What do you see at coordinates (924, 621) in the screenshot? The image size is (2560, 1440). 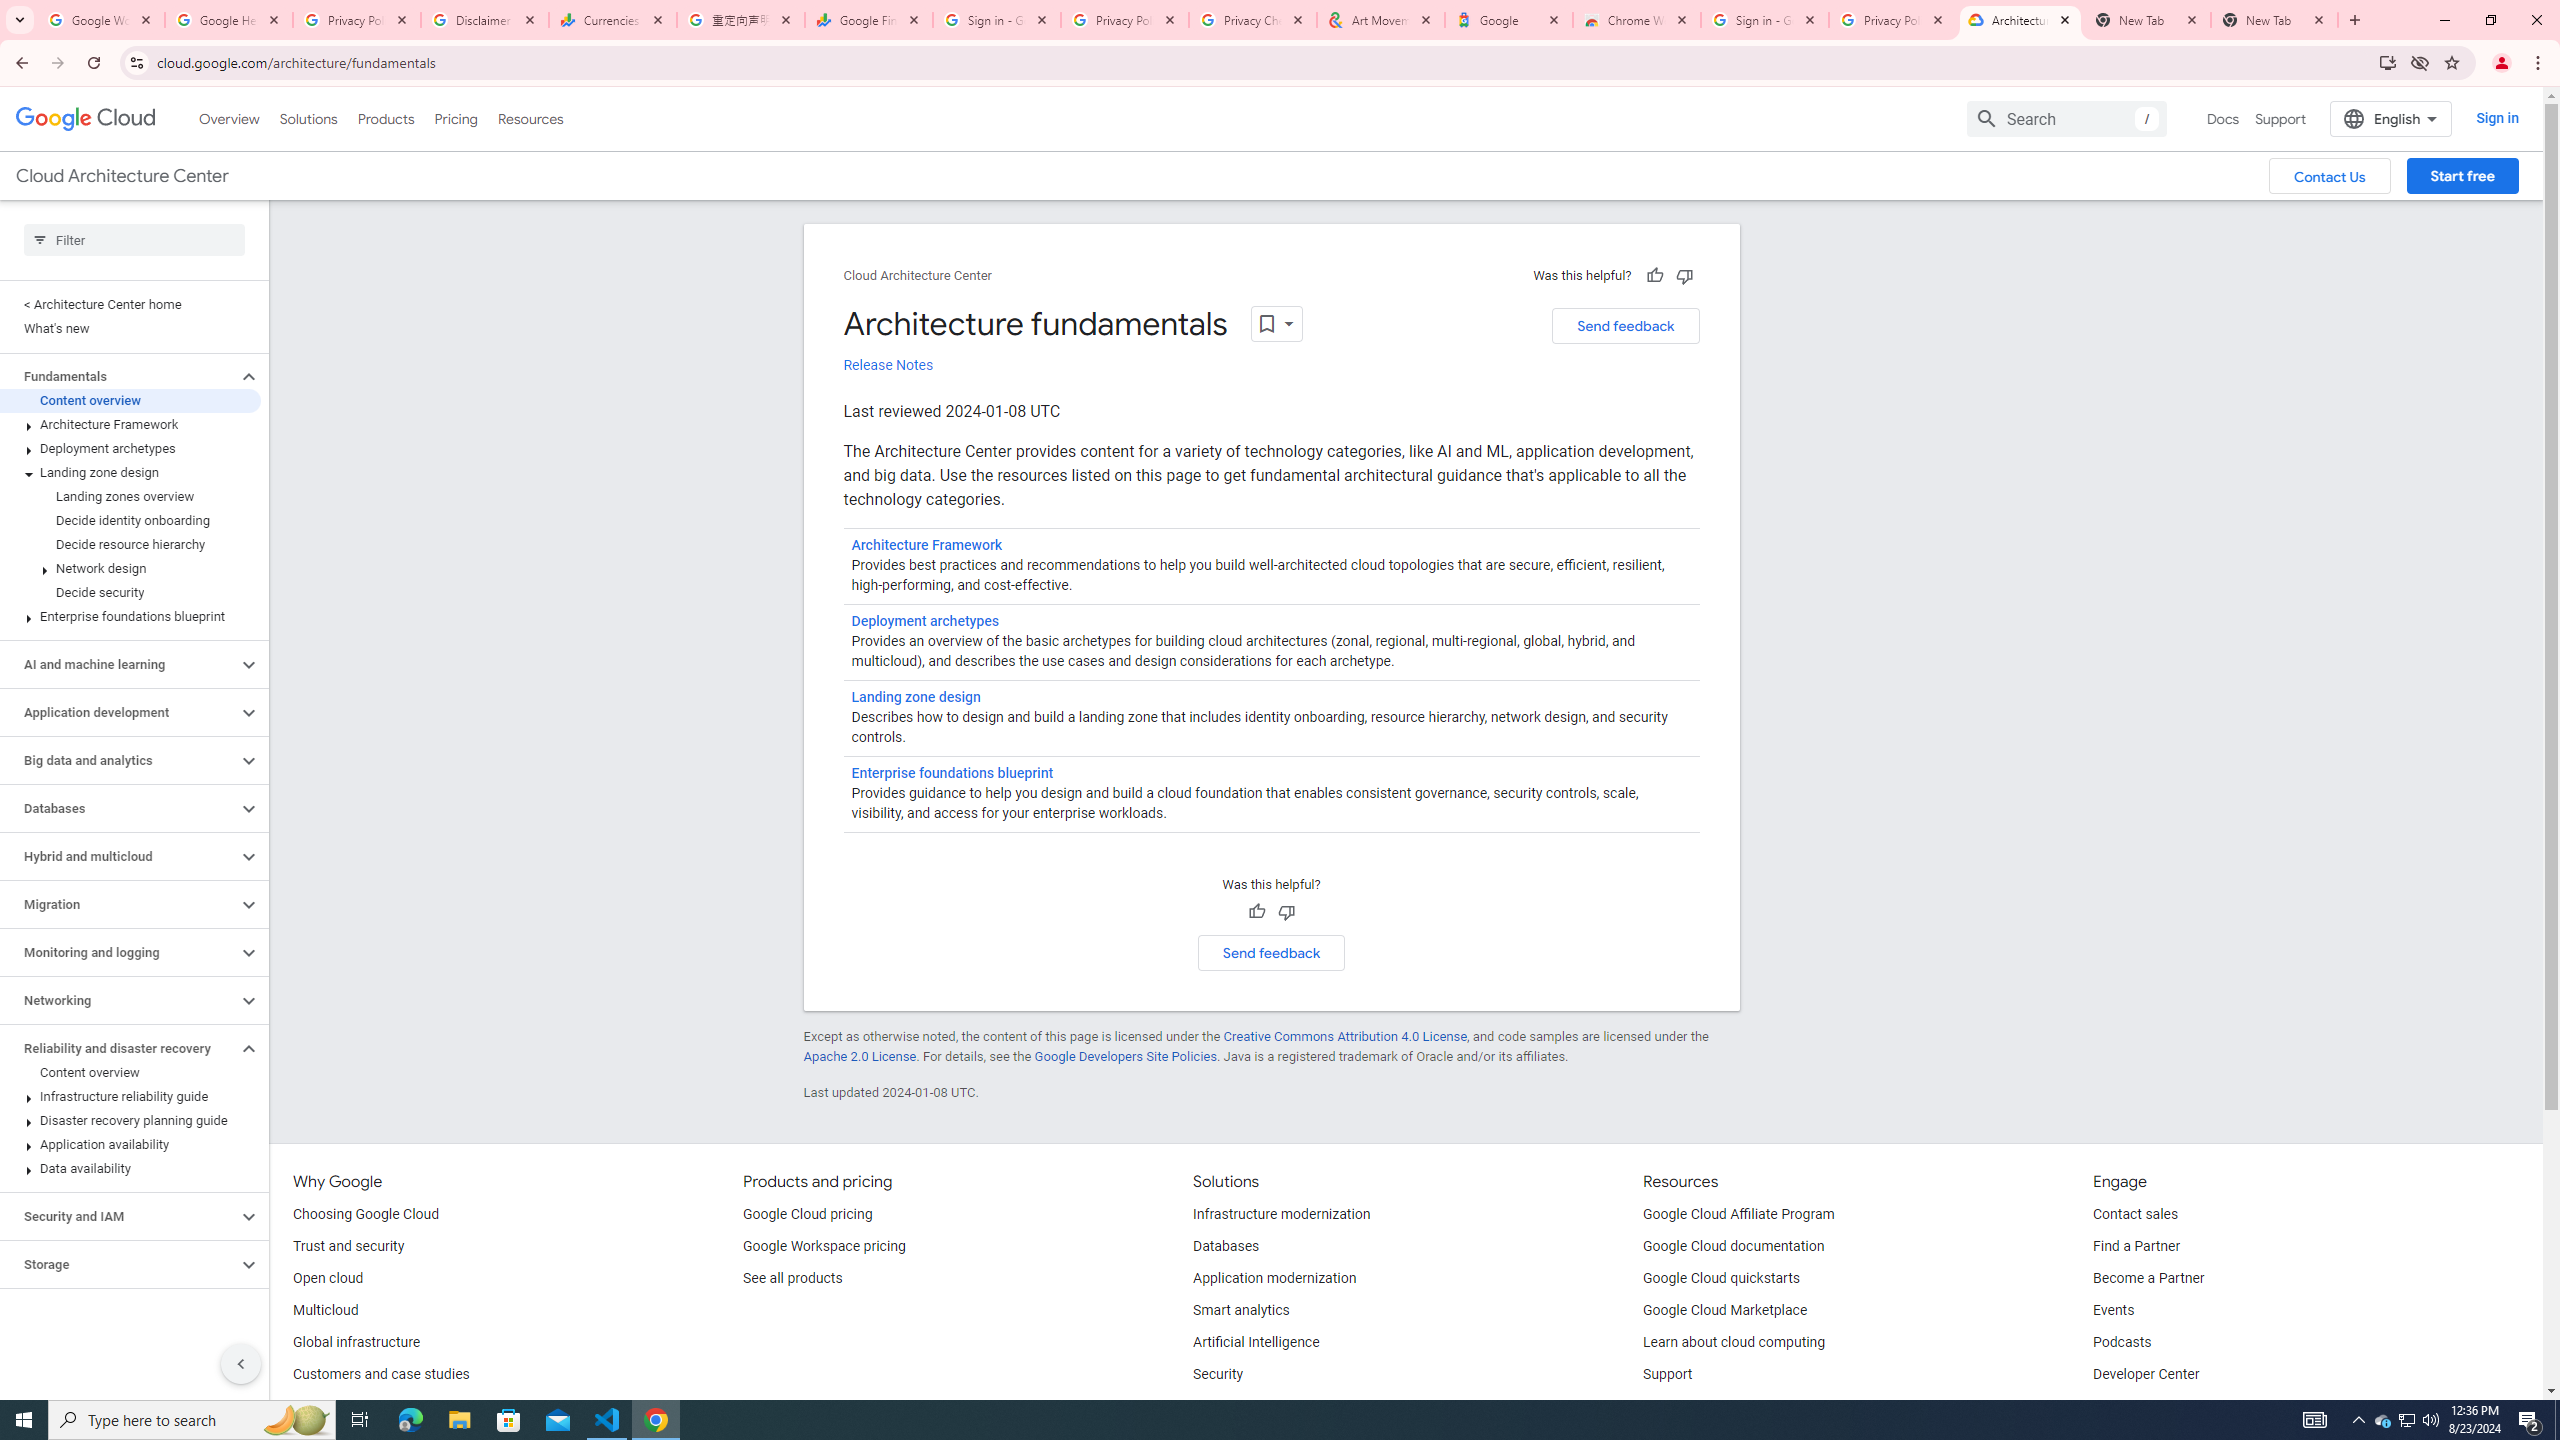 I see `'Deployment archetypes'` at bounding box center [924, 621].